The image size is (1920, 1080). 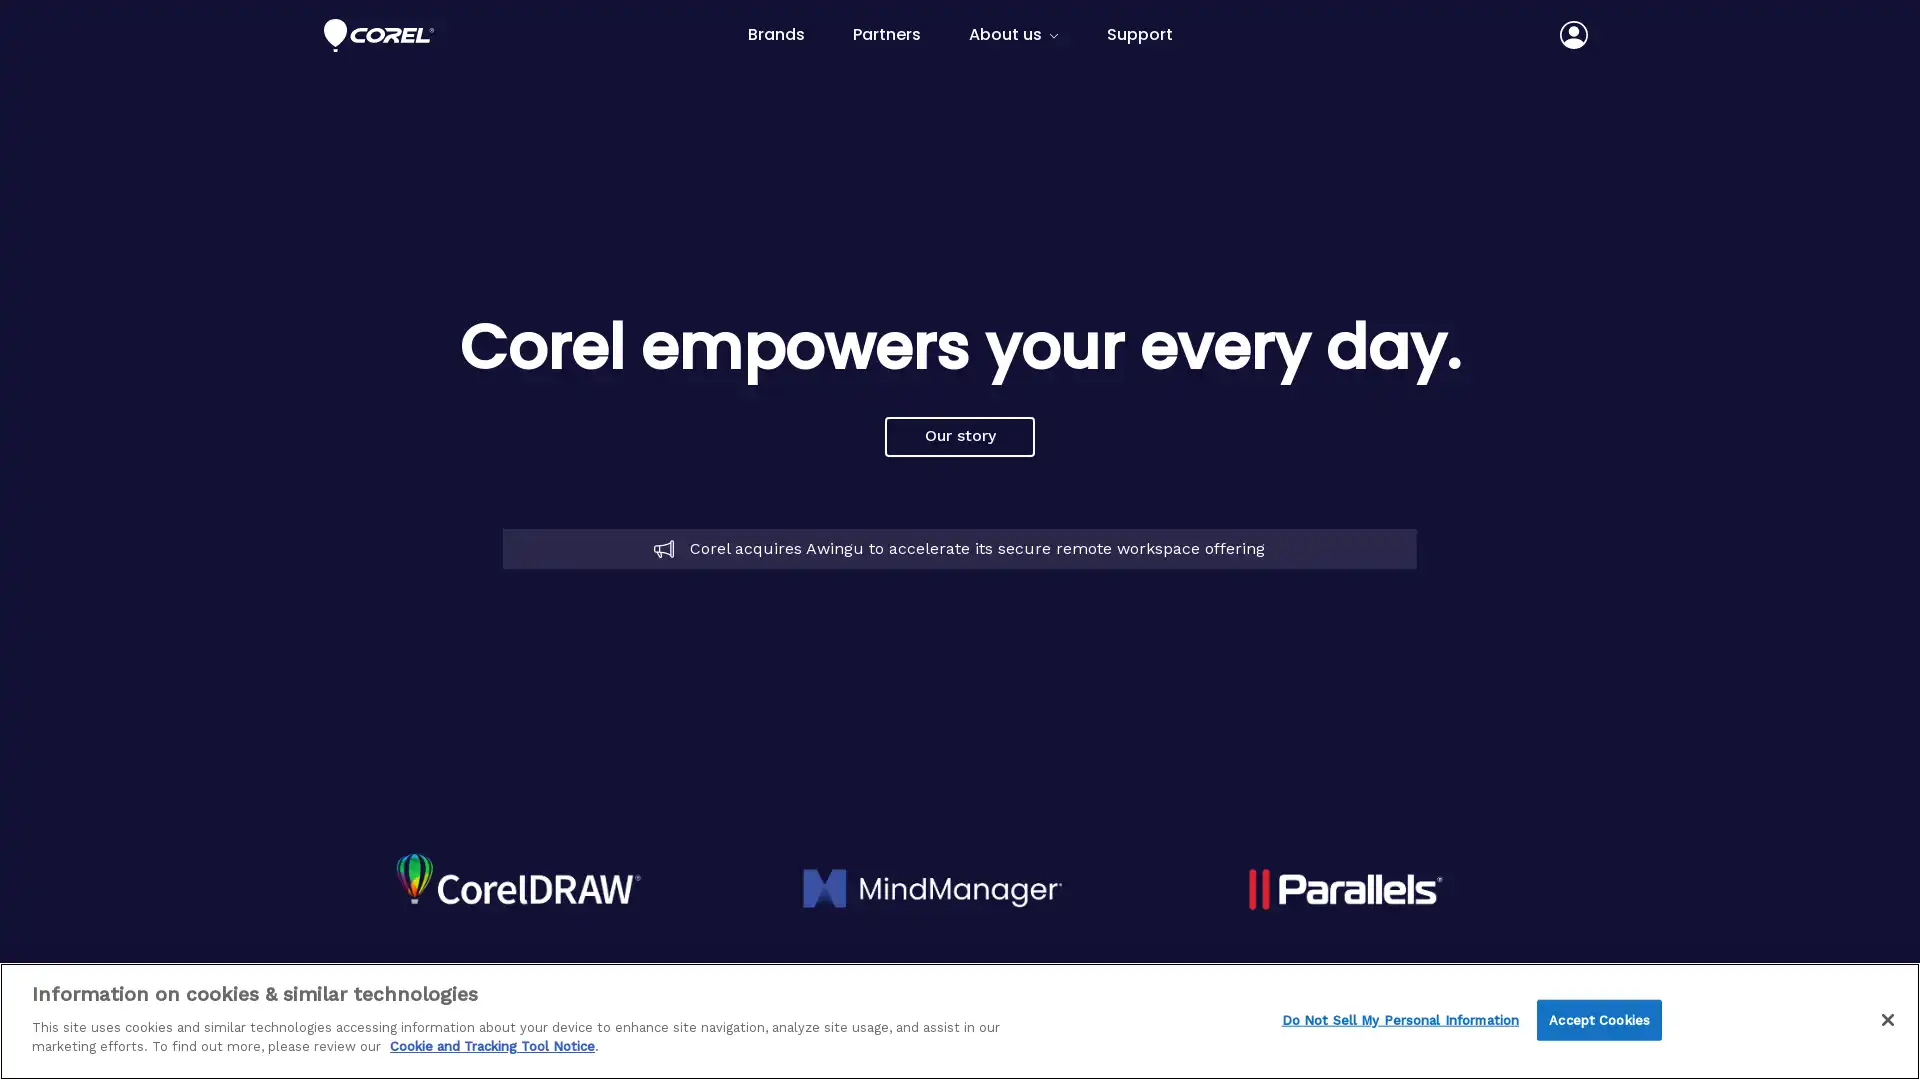 I want to click on Accept Cookies, so click(x=1598, y=1019).